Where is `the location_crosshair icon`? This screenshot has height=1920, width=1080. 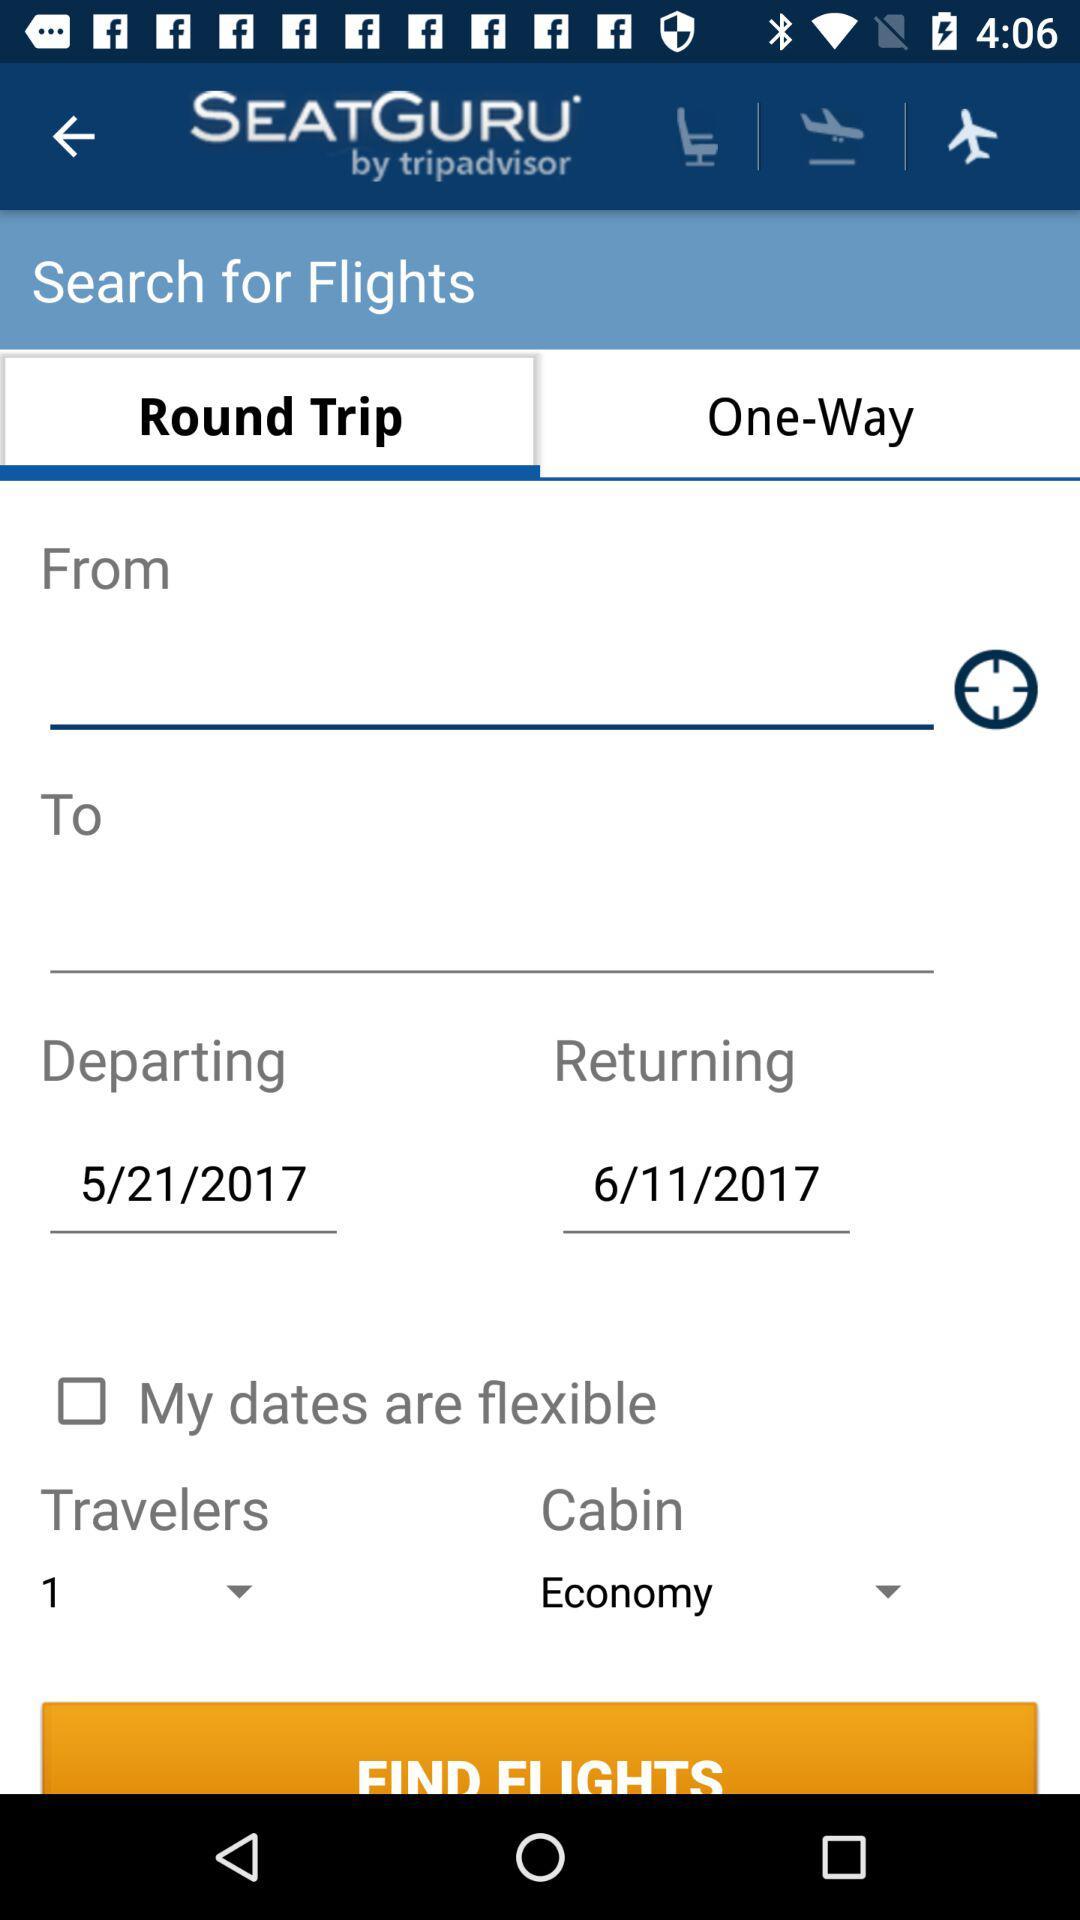 the location_crosshair icon is located at coordinates (996, 689).